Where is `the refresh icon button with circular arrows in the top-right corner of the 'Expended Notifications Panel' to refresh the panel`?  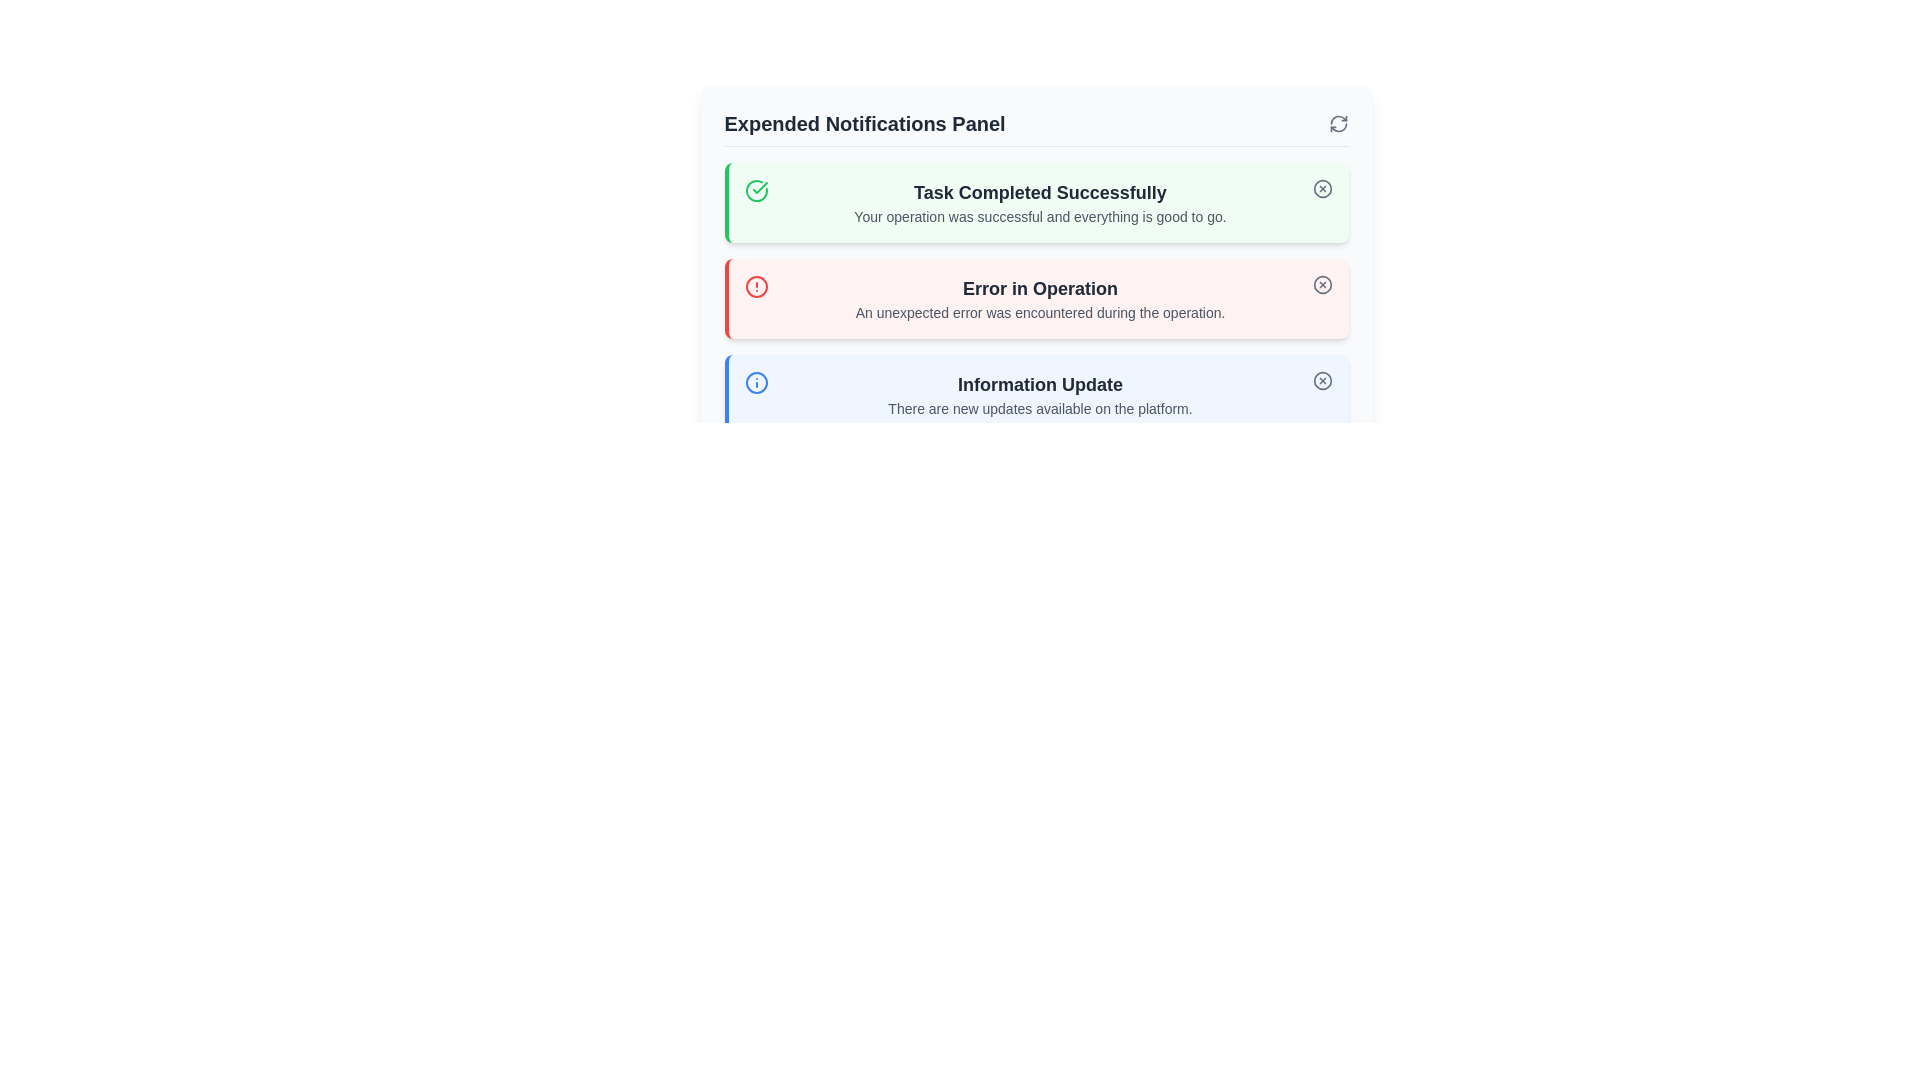 the refresh icon button with circular arrows in the top-right corner of the 'Expended Notifications Panel' to refresh the panel is located at coordinates (1338, 123).